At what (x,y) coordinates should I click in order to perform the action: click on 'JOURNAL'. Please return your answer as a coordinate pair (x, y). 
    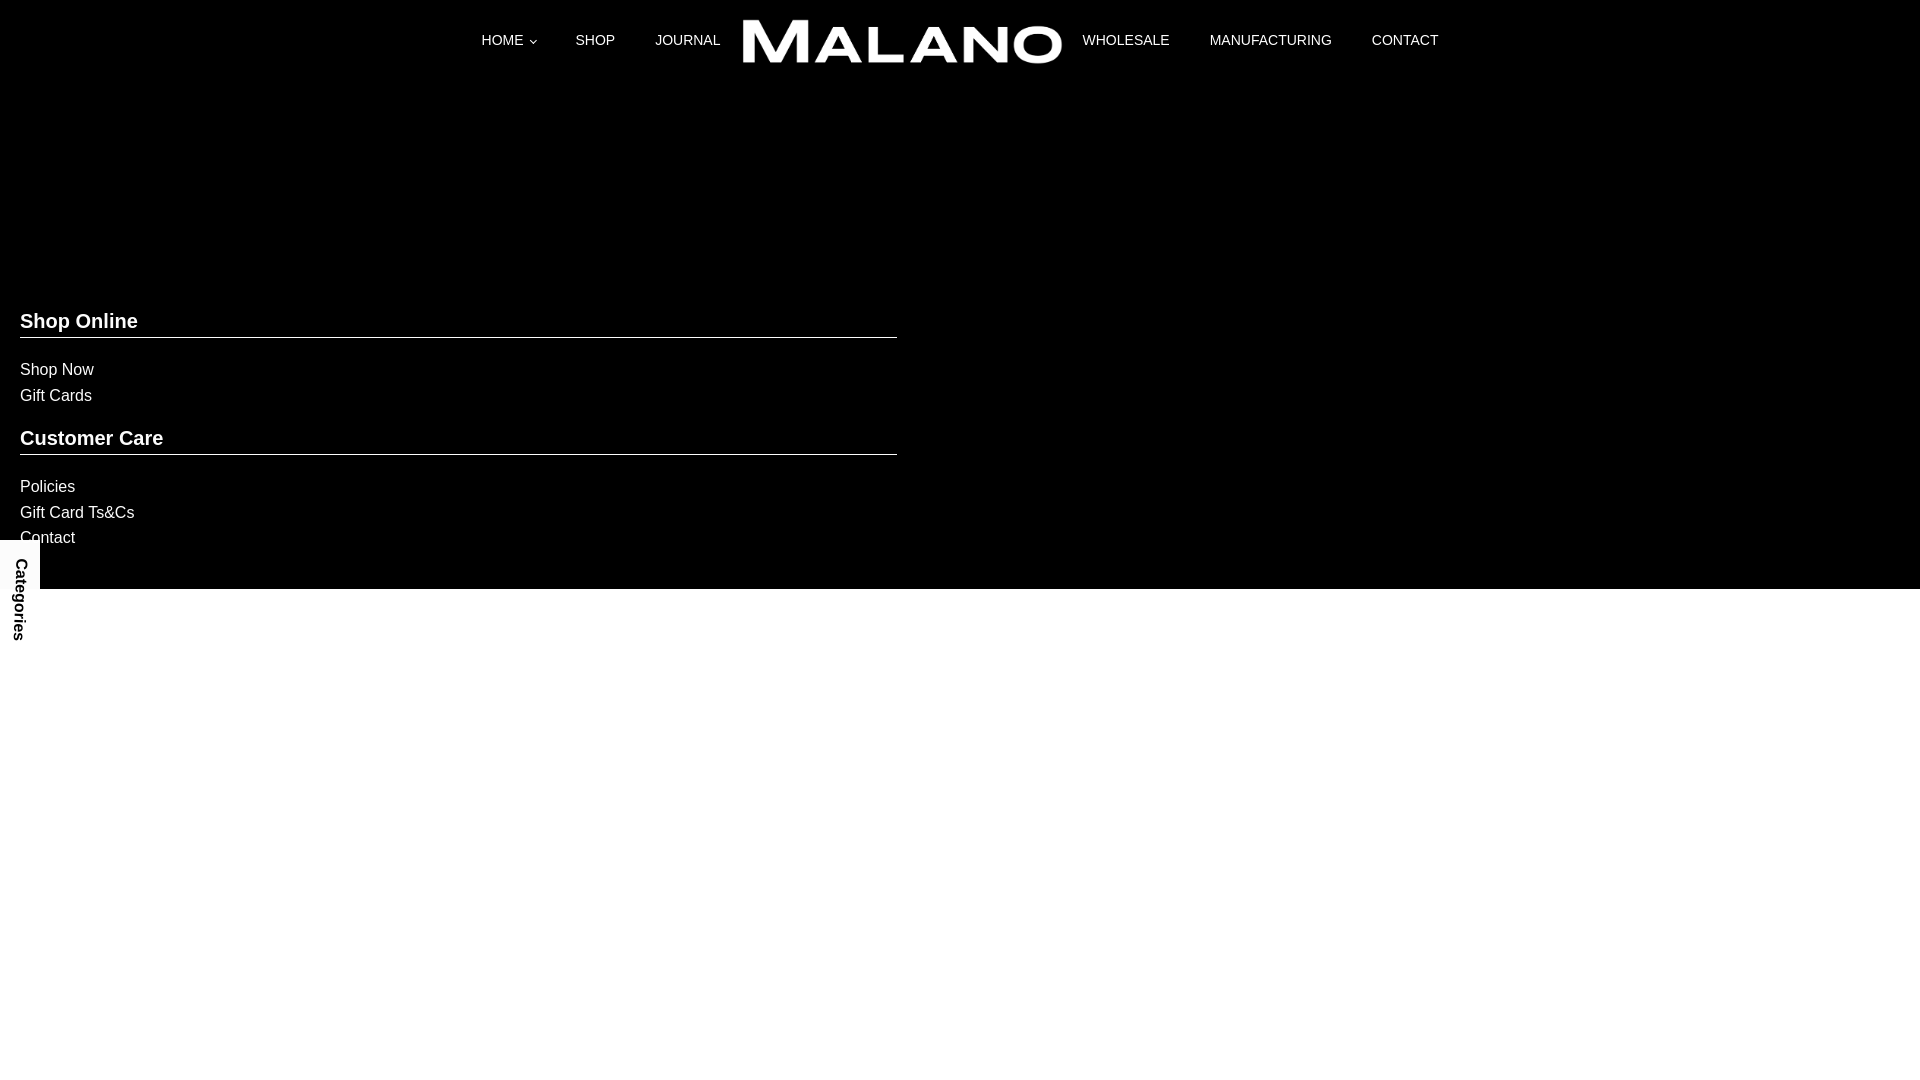
    Looking at the image, I should click on (687, 39).